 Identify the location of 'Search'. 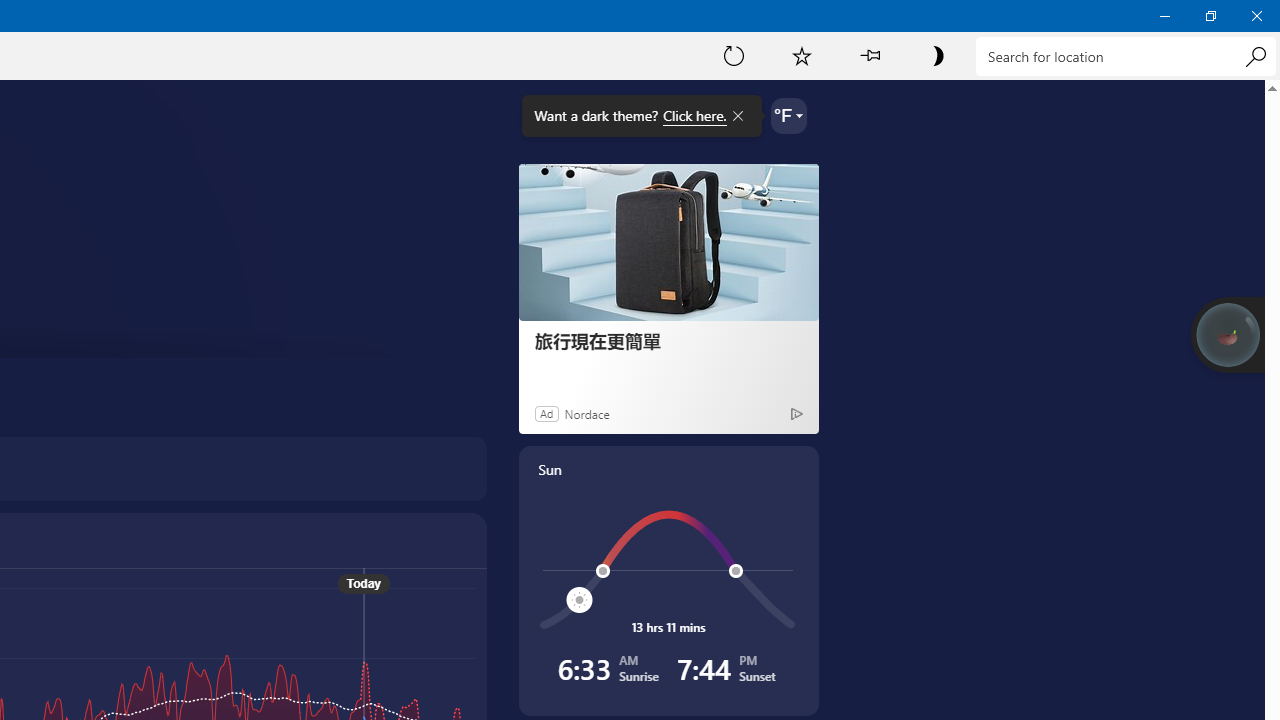
(1254, 55).